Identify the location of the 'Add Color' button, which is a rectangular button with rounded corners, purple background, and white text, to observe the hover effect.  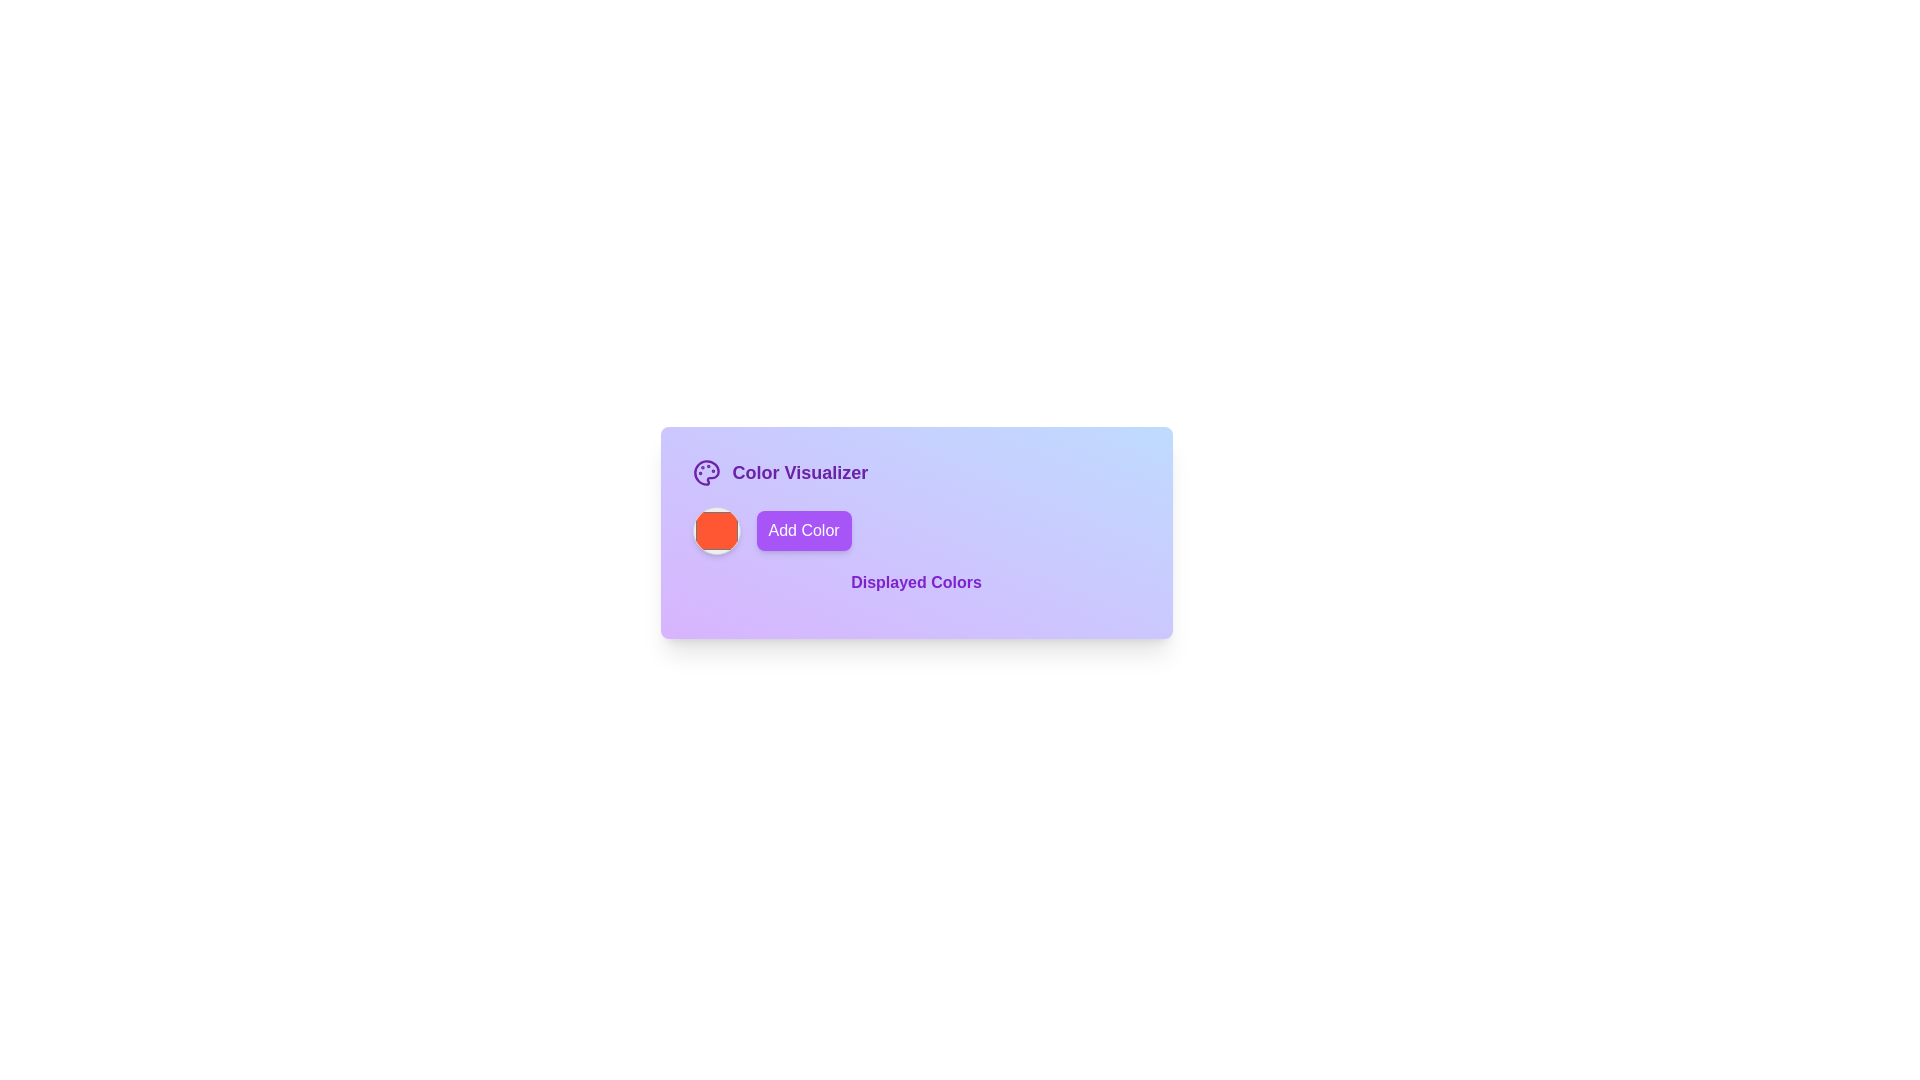
(804, 530).